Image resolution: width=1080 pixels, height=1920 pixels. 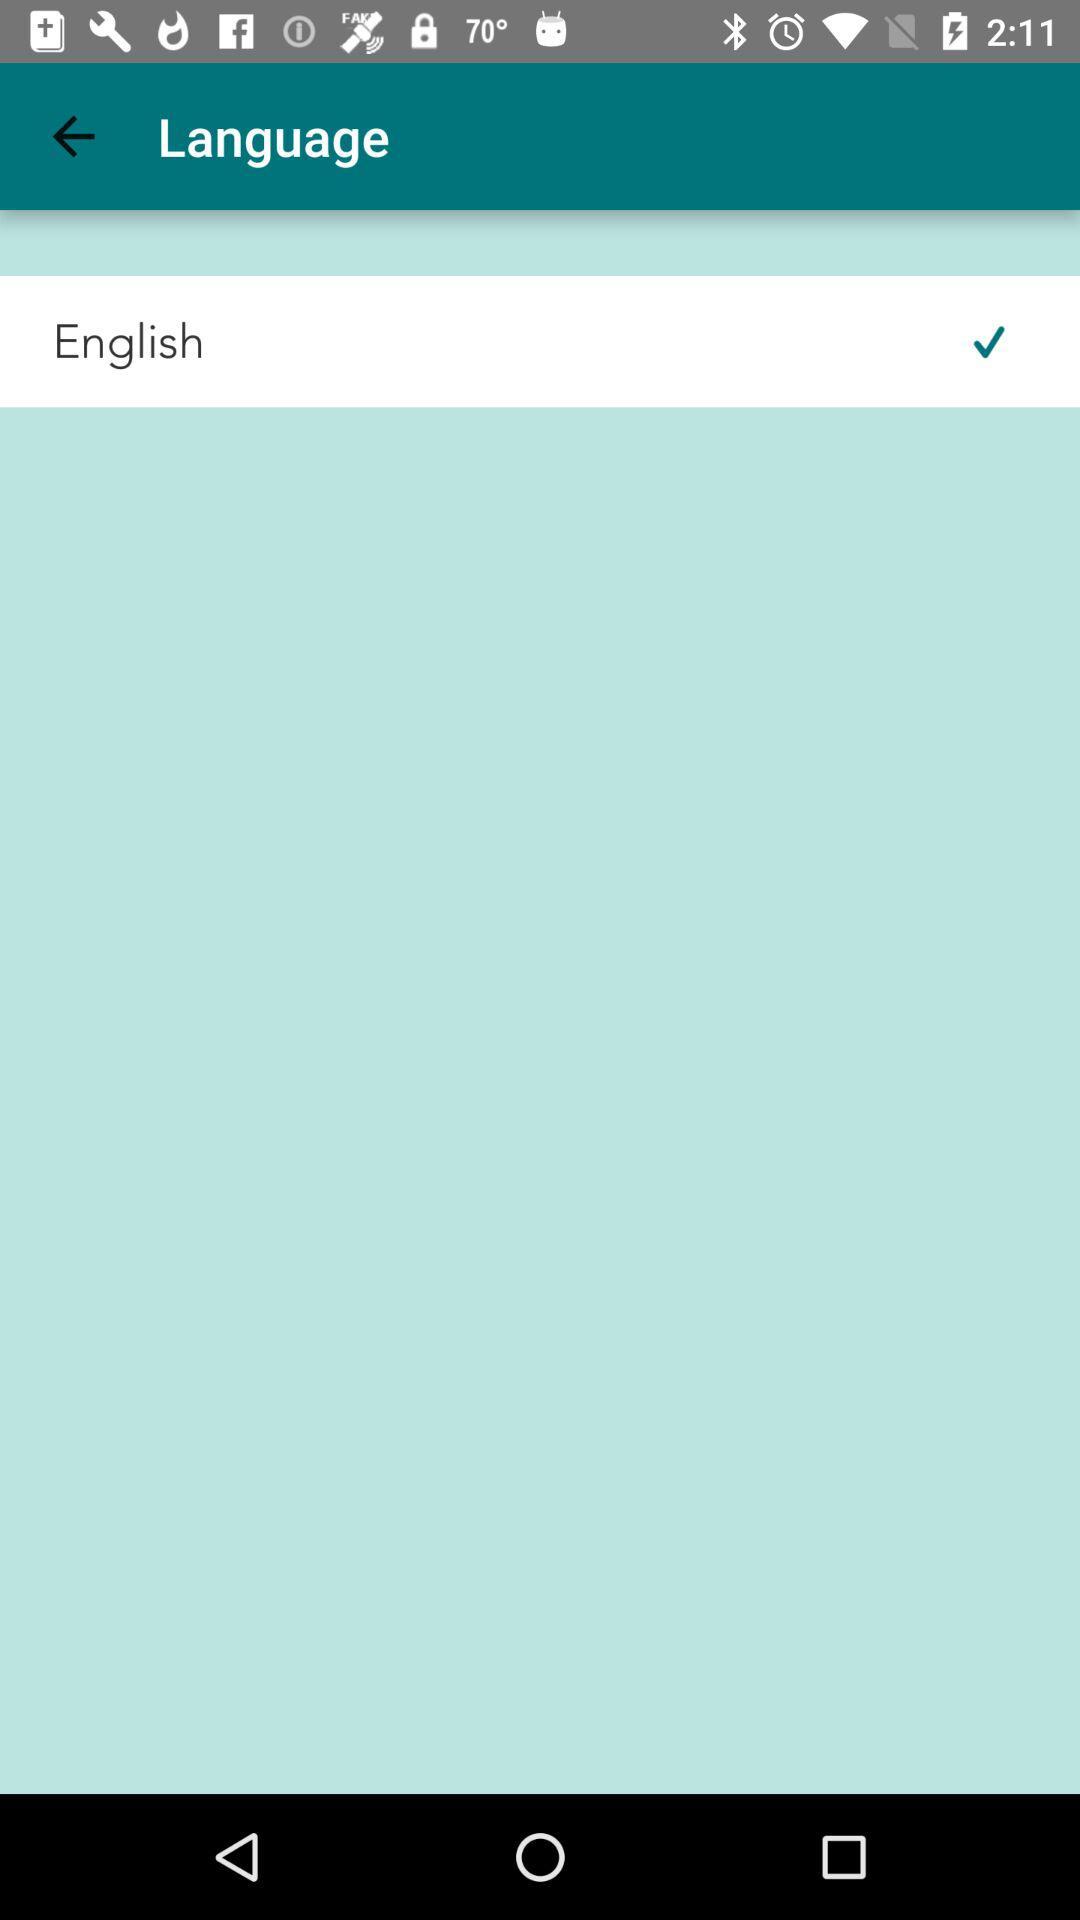 What do you see at coordinates (987, 341) in the screenshot?
I see `the icon next to the english icon` at bounding box center [987, 341].